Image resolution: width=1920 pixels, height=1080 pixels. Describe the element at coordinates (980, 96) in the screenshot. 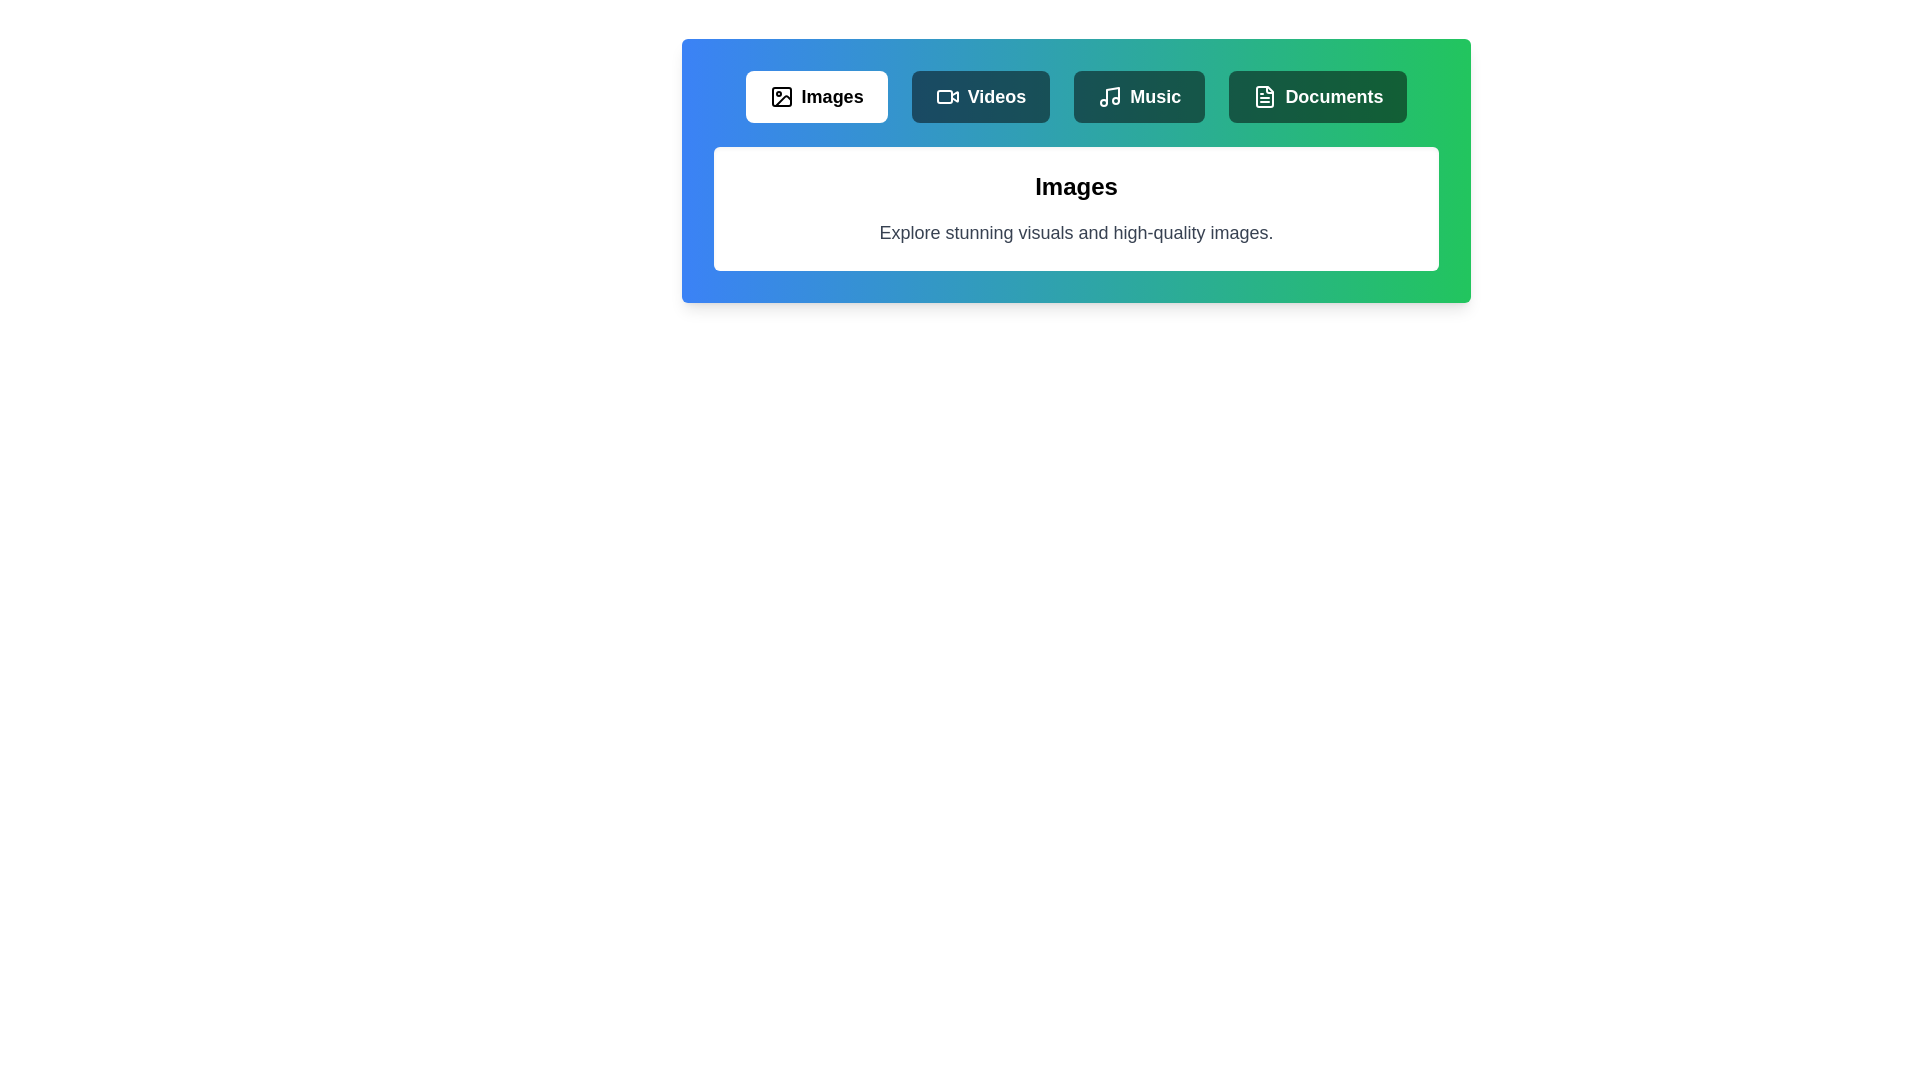

I see `the Videos tab` at that location.